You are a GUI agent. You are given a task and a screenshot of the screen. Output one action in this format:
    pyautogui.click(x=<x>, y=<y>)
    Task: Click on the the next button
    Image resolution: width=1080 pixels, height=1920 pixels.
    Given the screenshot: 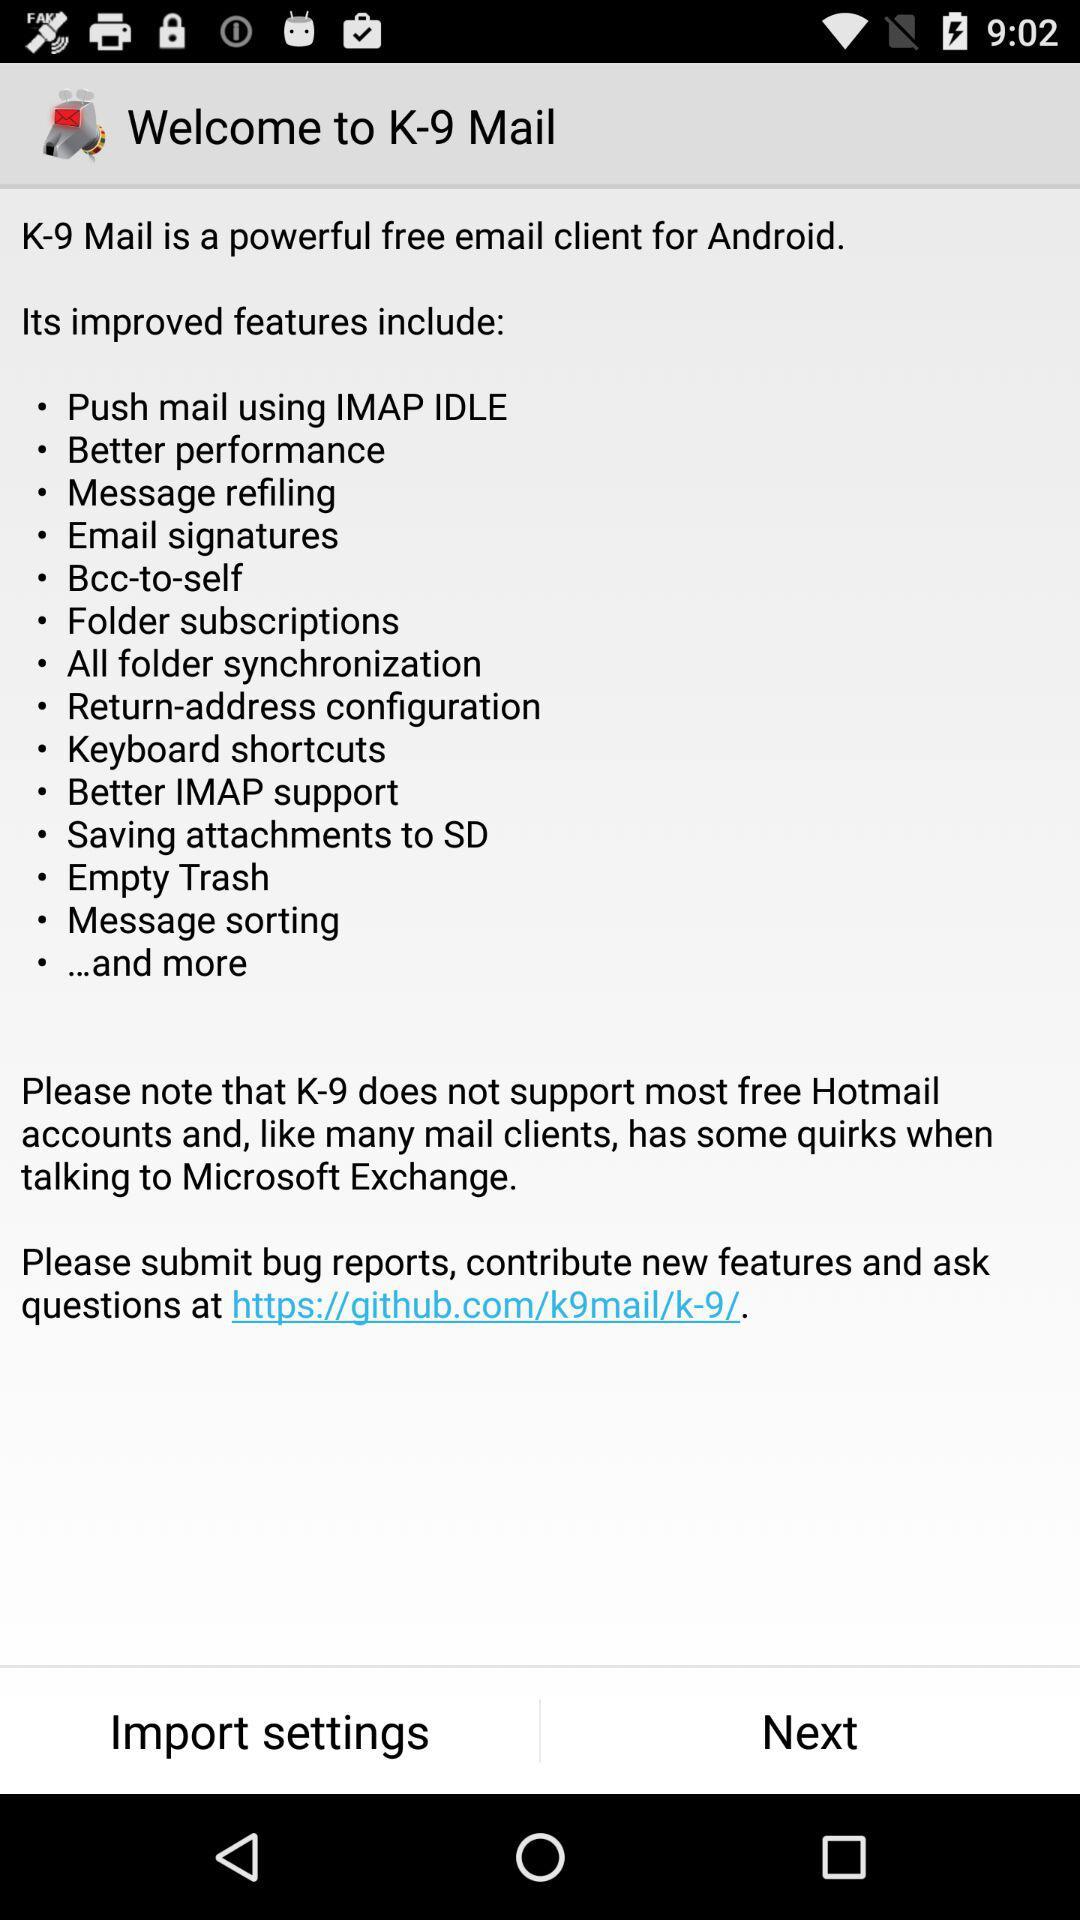 What is the action you would take?
    pyautogui.click(x=810, y=1730)
    